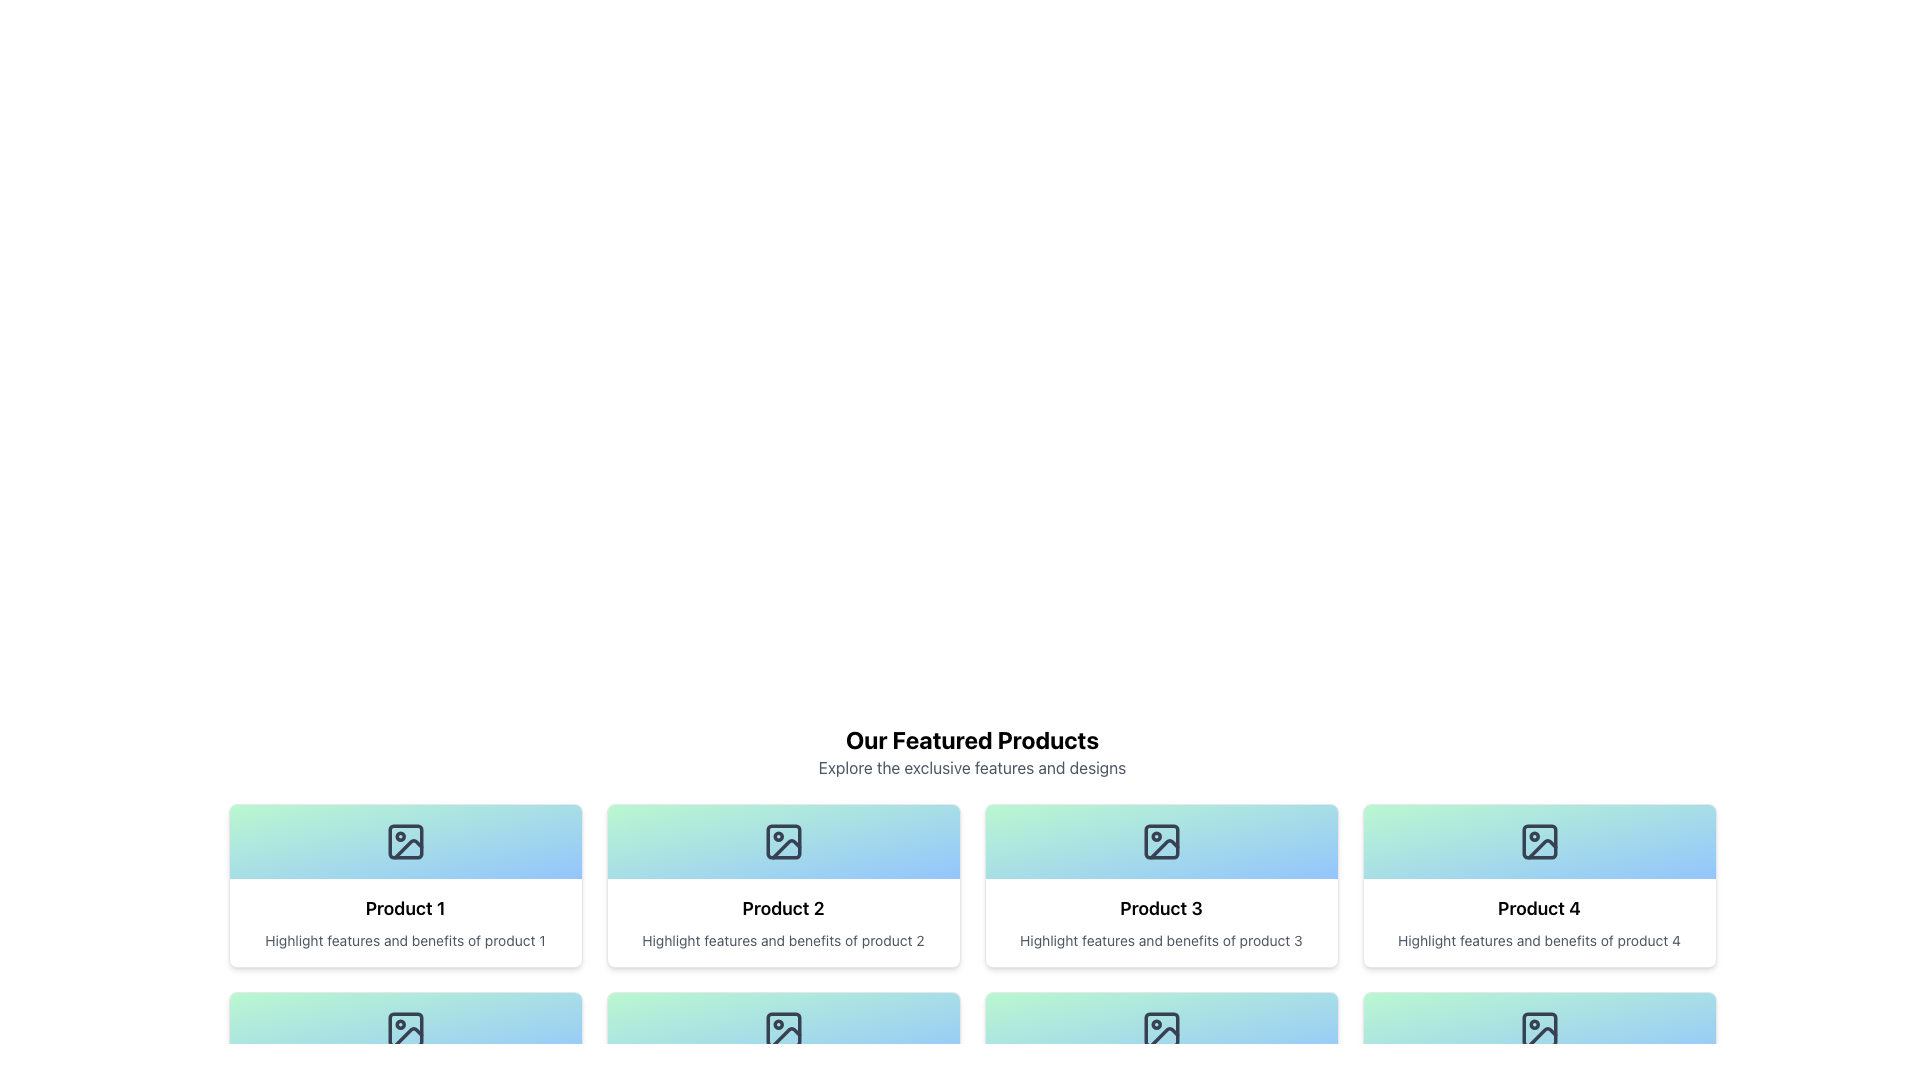  I want to click on the SVG rectangle that serves as a visual part of the image icon in the second product card of the grid layout under 'Our Featured Products', so click(404, 1029).